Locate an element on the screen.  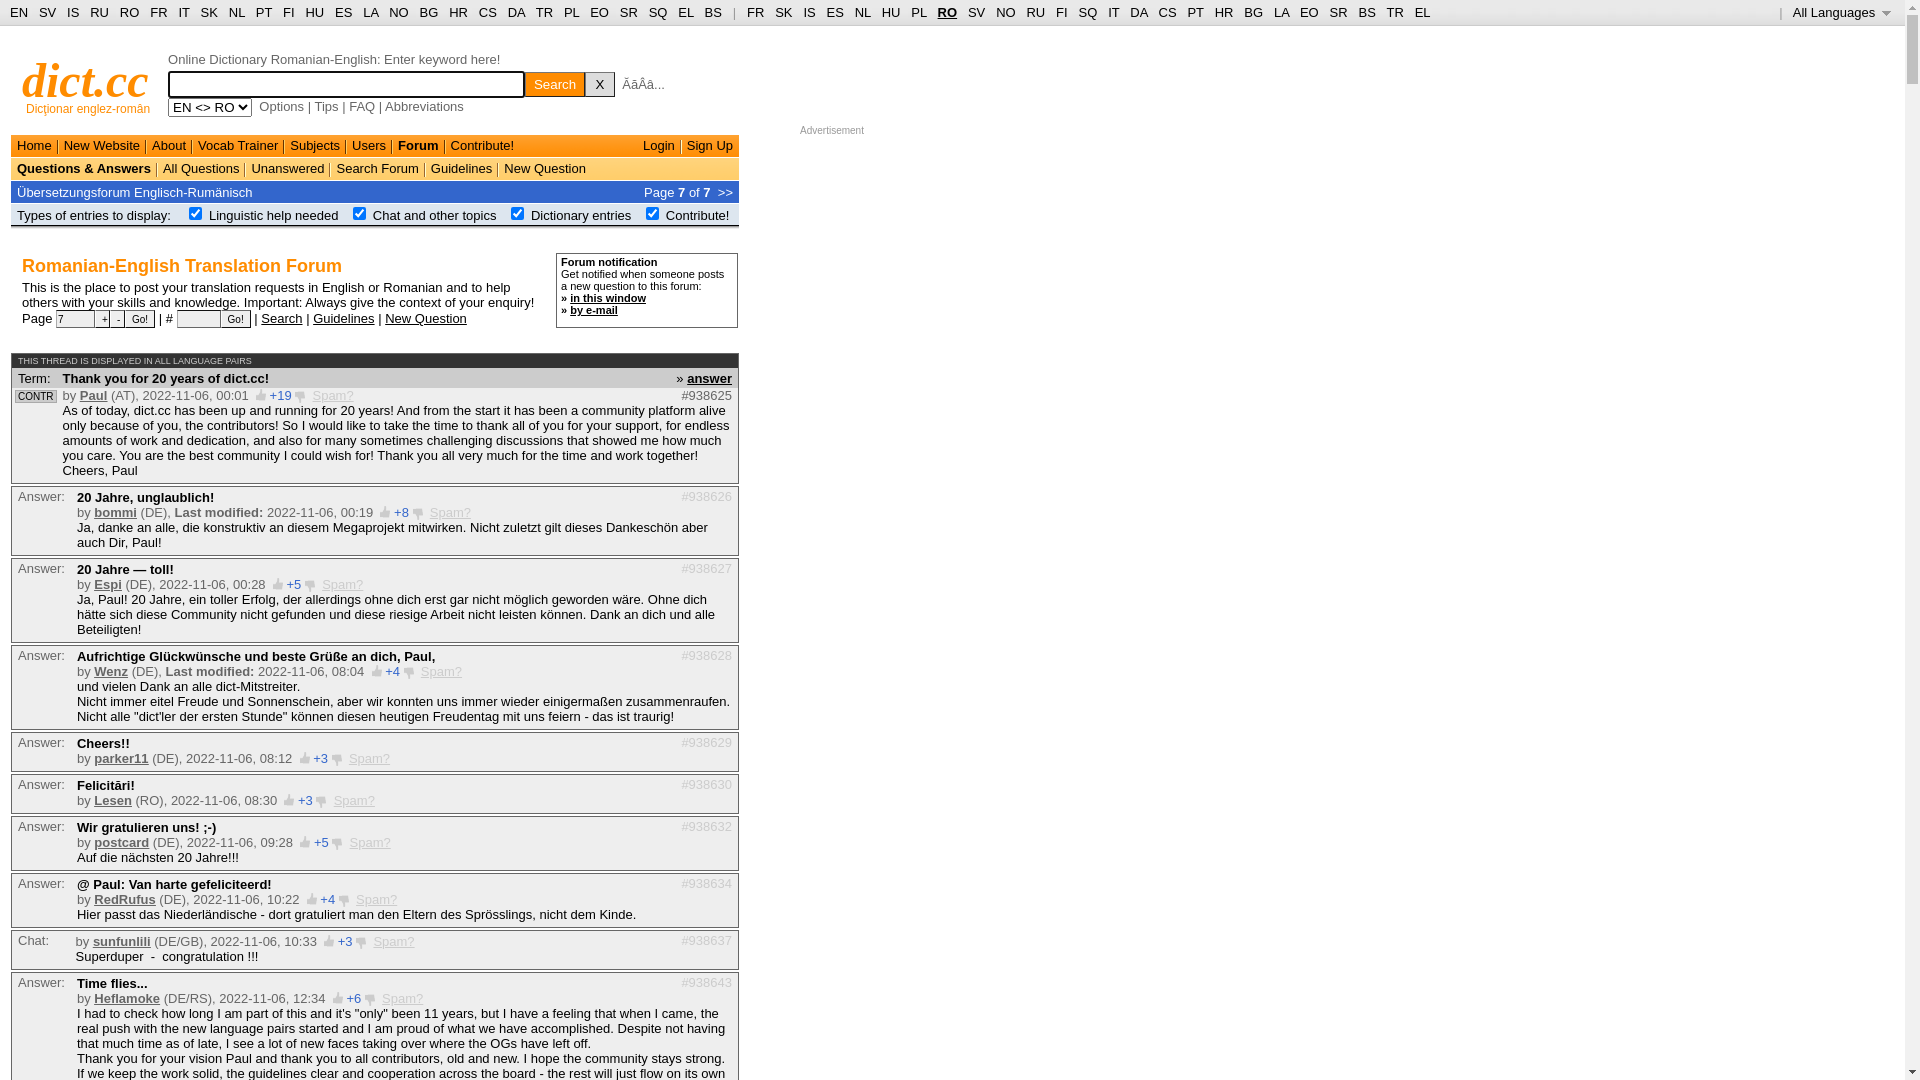
'PT' is located at coordinates (1195, 12).